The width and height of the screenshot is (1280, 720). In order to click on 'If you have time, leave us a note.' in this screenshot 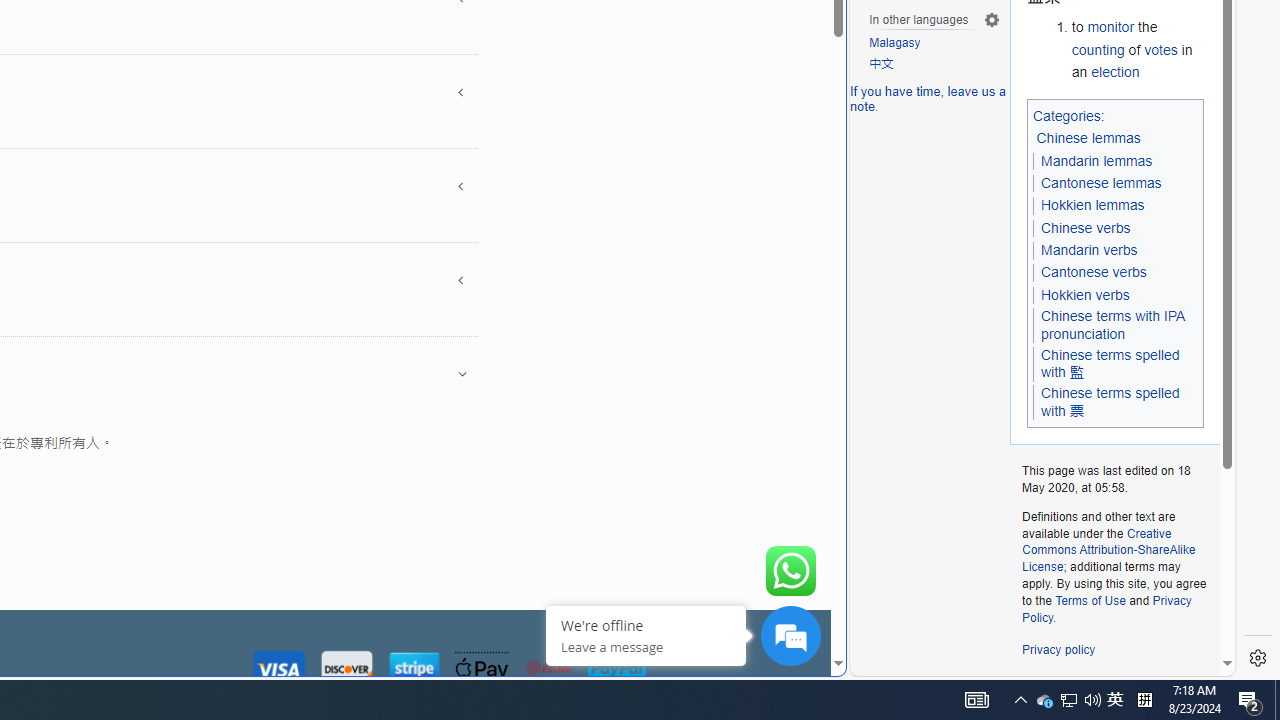, I will do `click(927, 98)`.